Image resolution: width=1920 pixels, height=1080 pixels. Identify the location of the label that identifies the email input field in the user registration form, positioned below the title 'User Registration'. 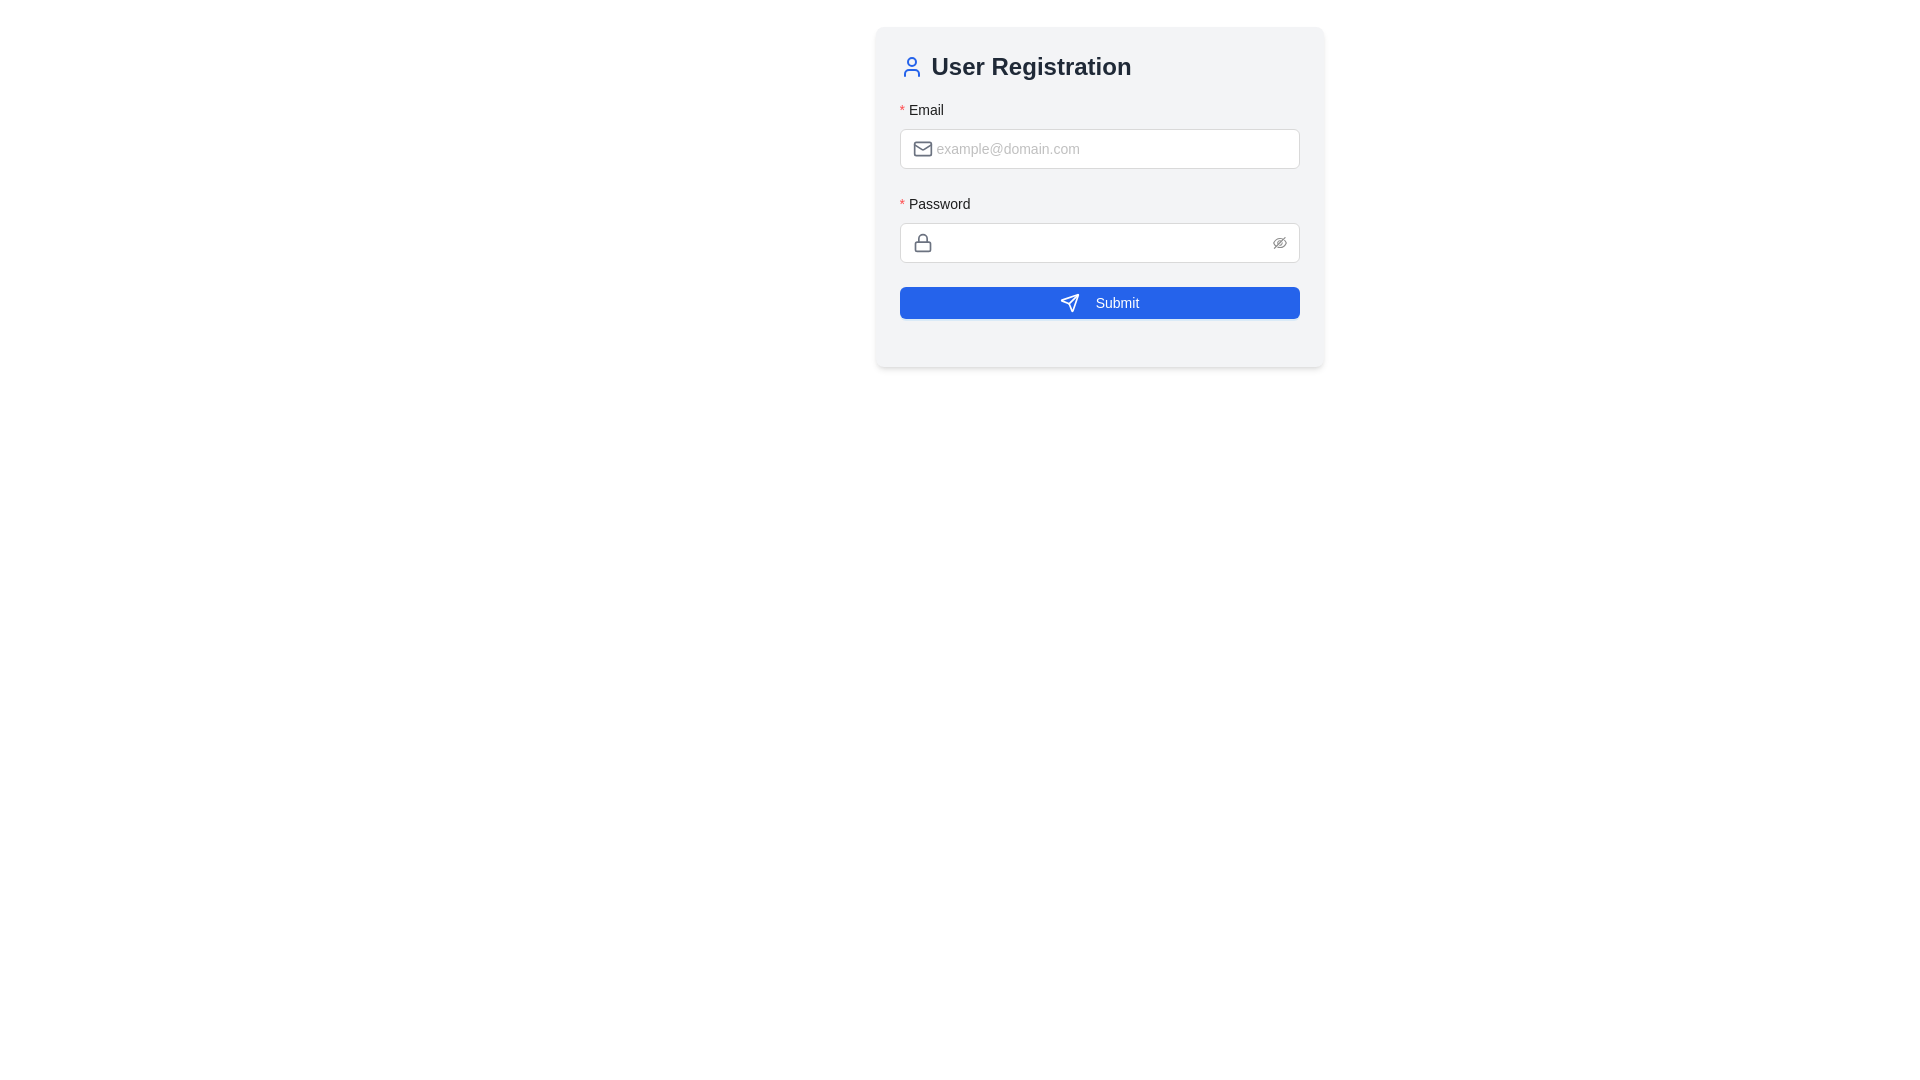
(927, 110).